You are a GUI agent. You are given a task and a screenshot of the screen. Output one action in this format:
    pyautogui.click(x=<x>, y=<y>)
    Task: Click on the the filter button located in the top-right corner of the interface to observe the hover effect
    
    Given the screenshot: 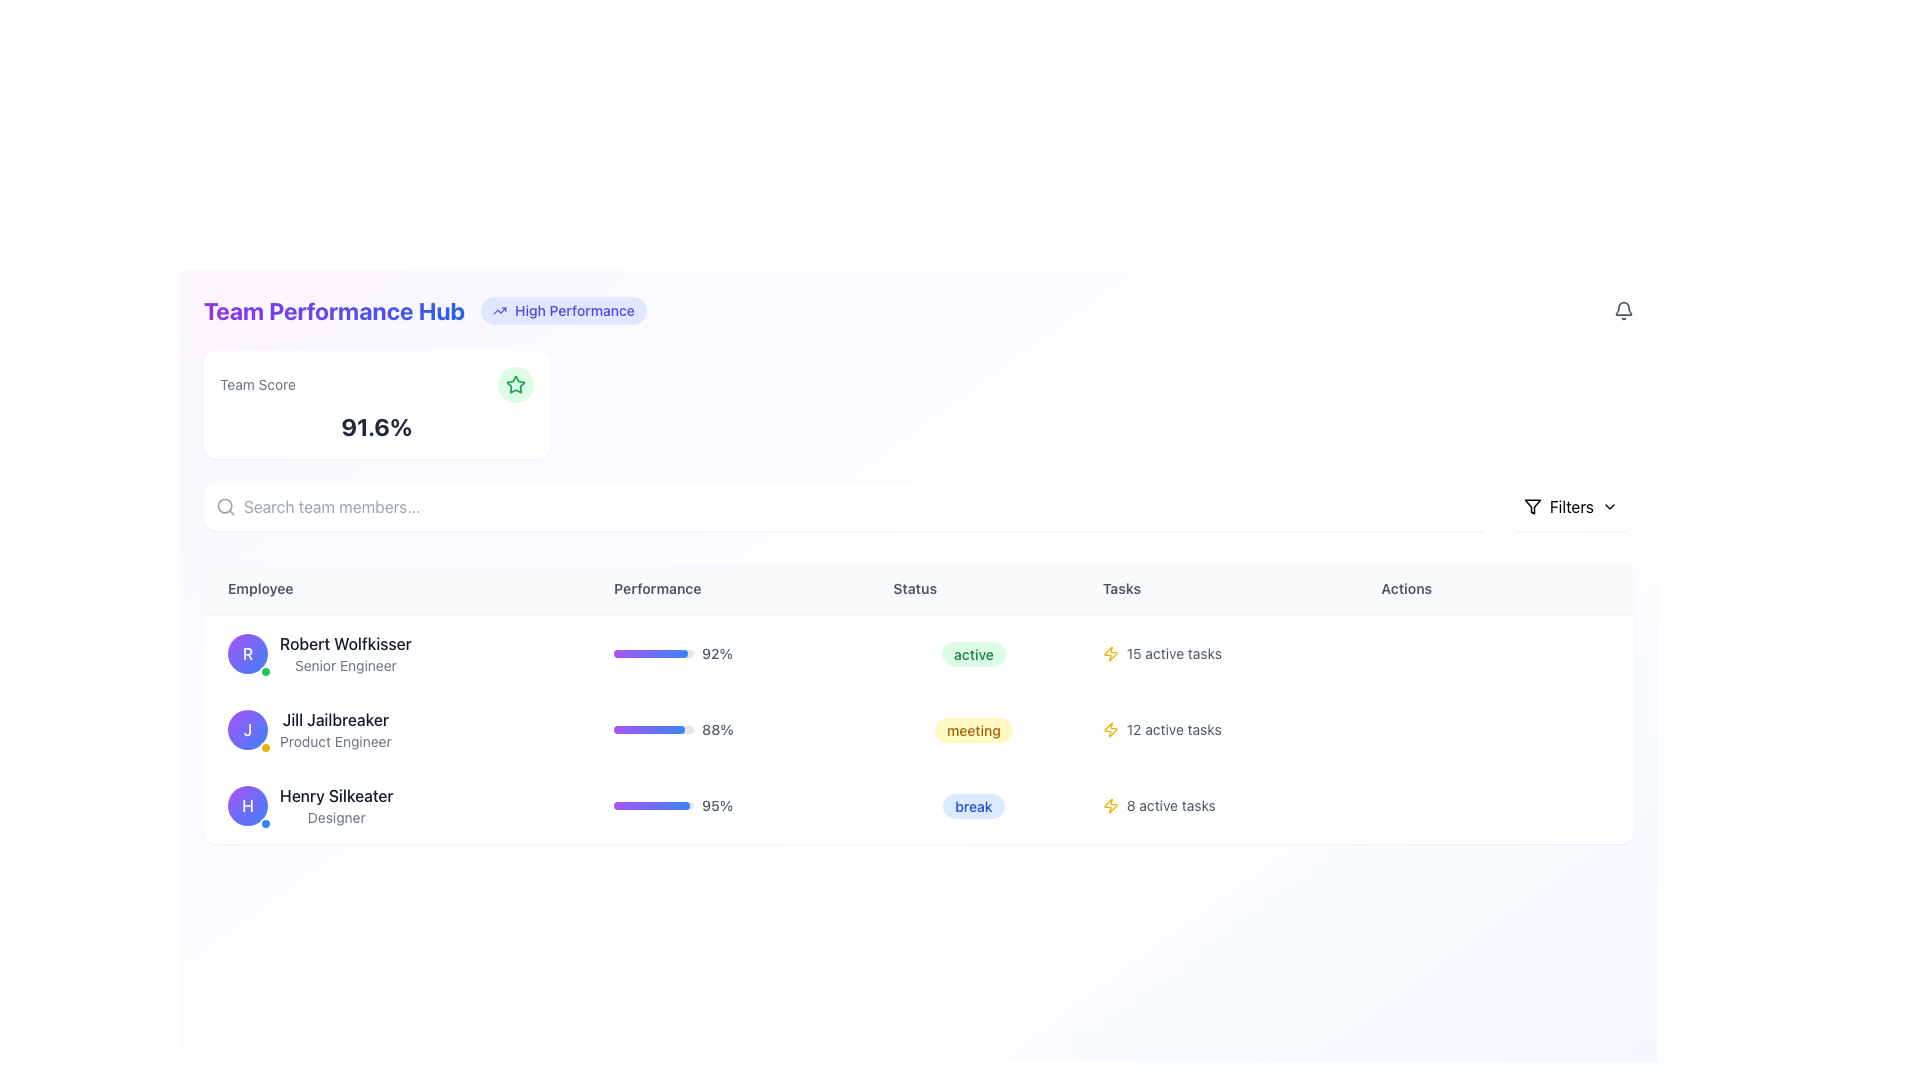 What is the action you would take?
    pyautogui.click(x=1569, y=505)
    